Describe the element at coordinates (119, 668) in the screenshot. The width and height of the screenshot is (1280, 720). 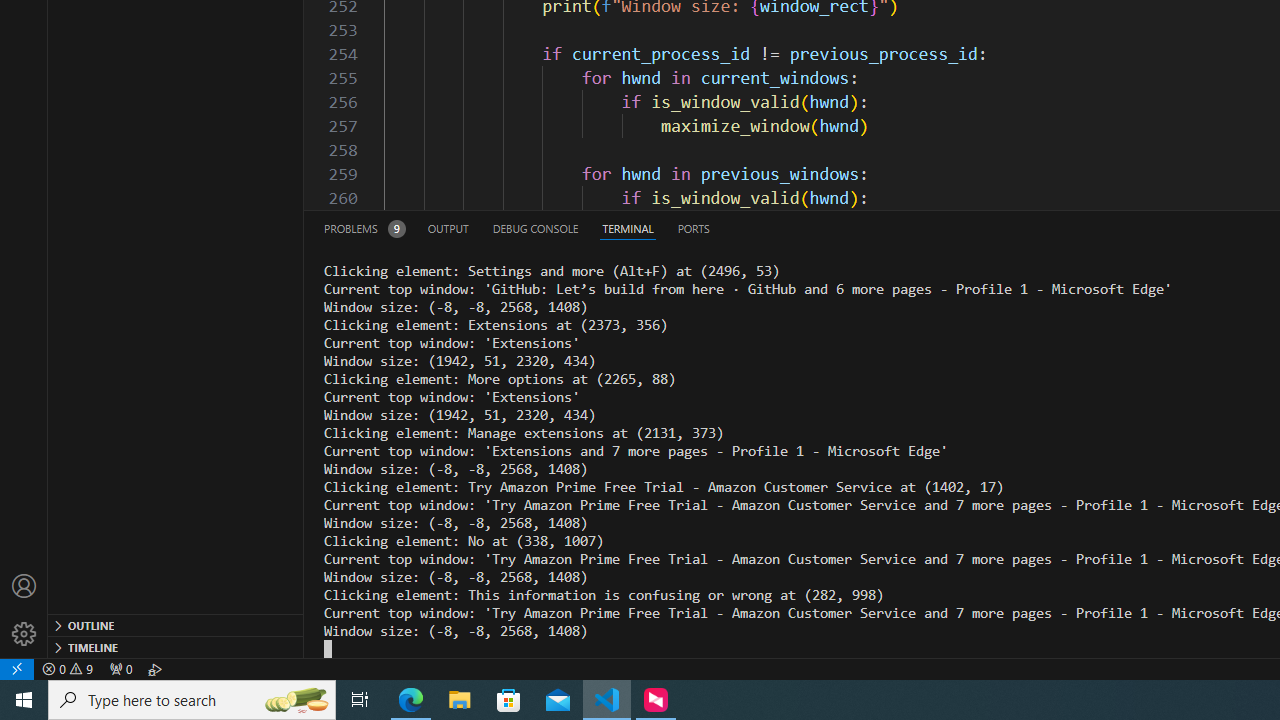
I see `'No Ports Forwarded'` at that location.